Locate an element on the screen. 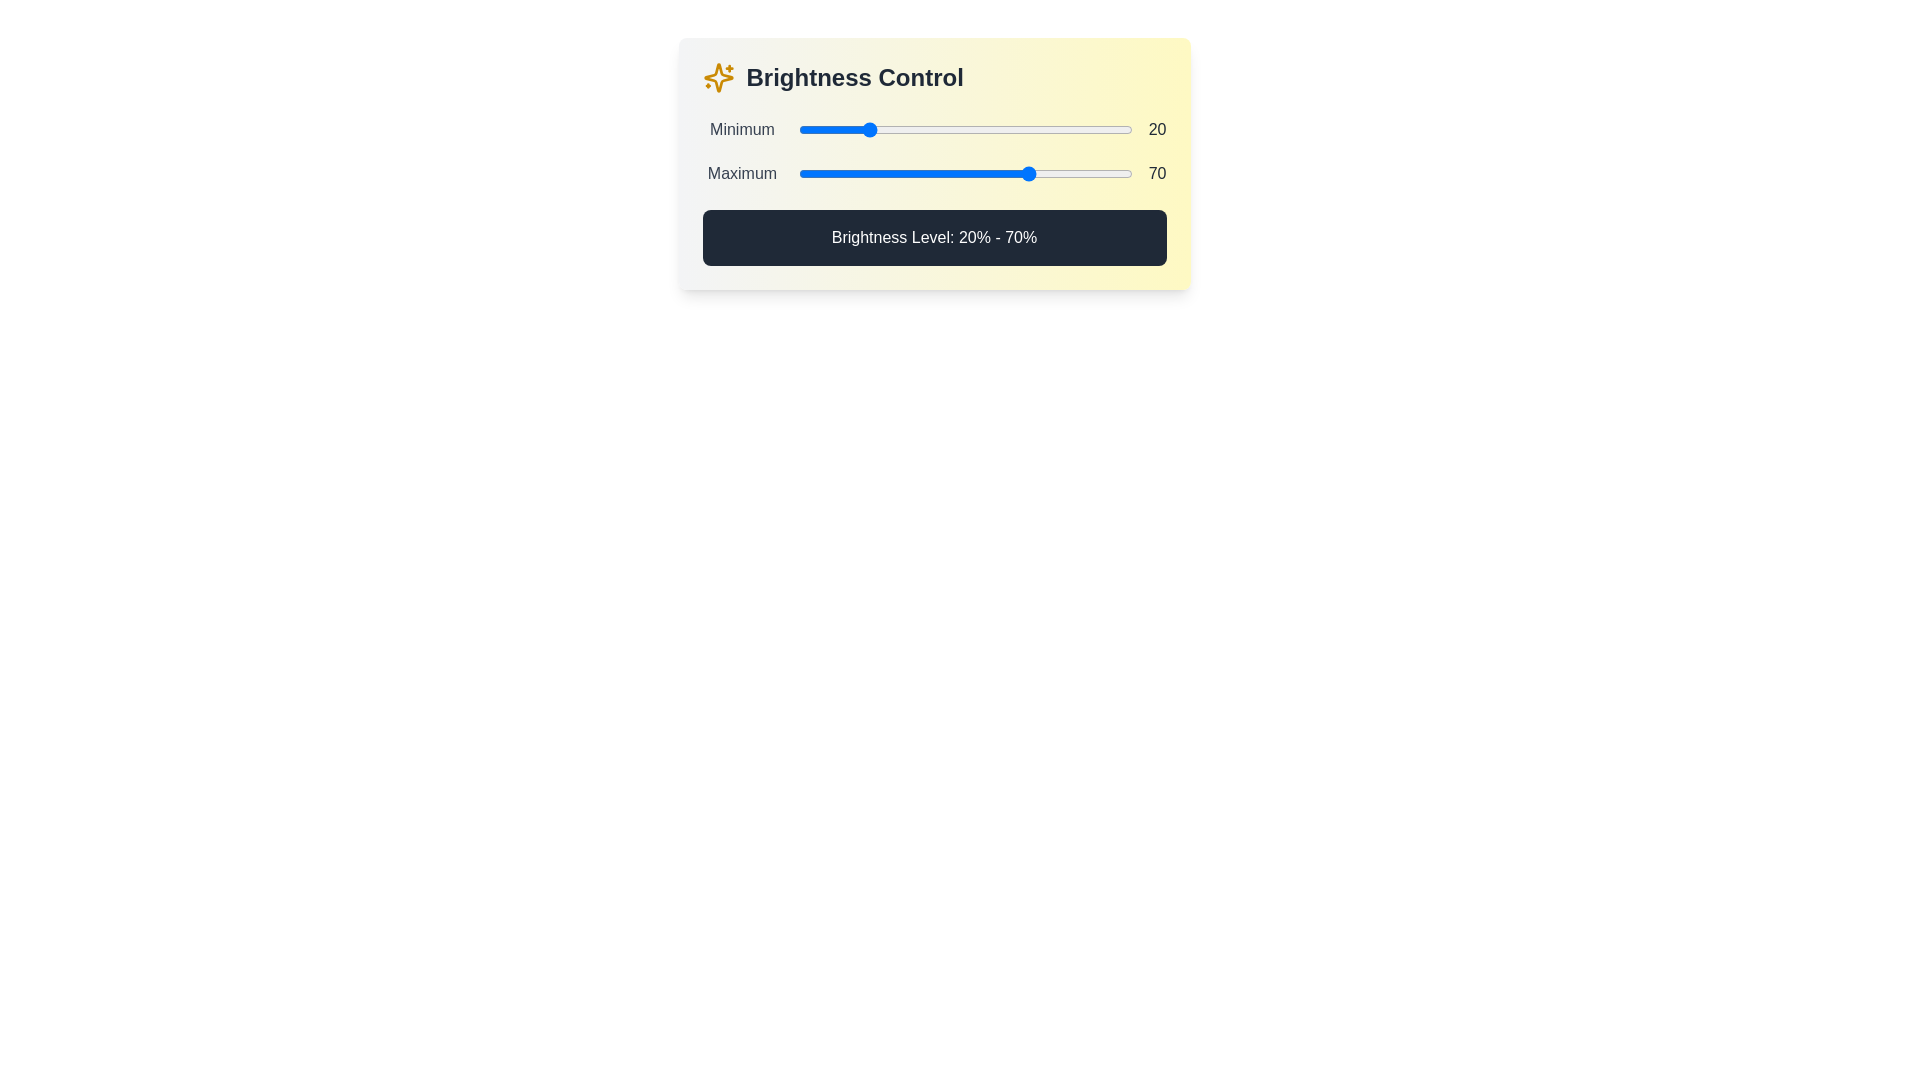 Image resolution: width=1920 pixels, height=1080 pixels. the minimum brightness level to 70% by interacting with the first slider is located at coordinates (1032, 130).